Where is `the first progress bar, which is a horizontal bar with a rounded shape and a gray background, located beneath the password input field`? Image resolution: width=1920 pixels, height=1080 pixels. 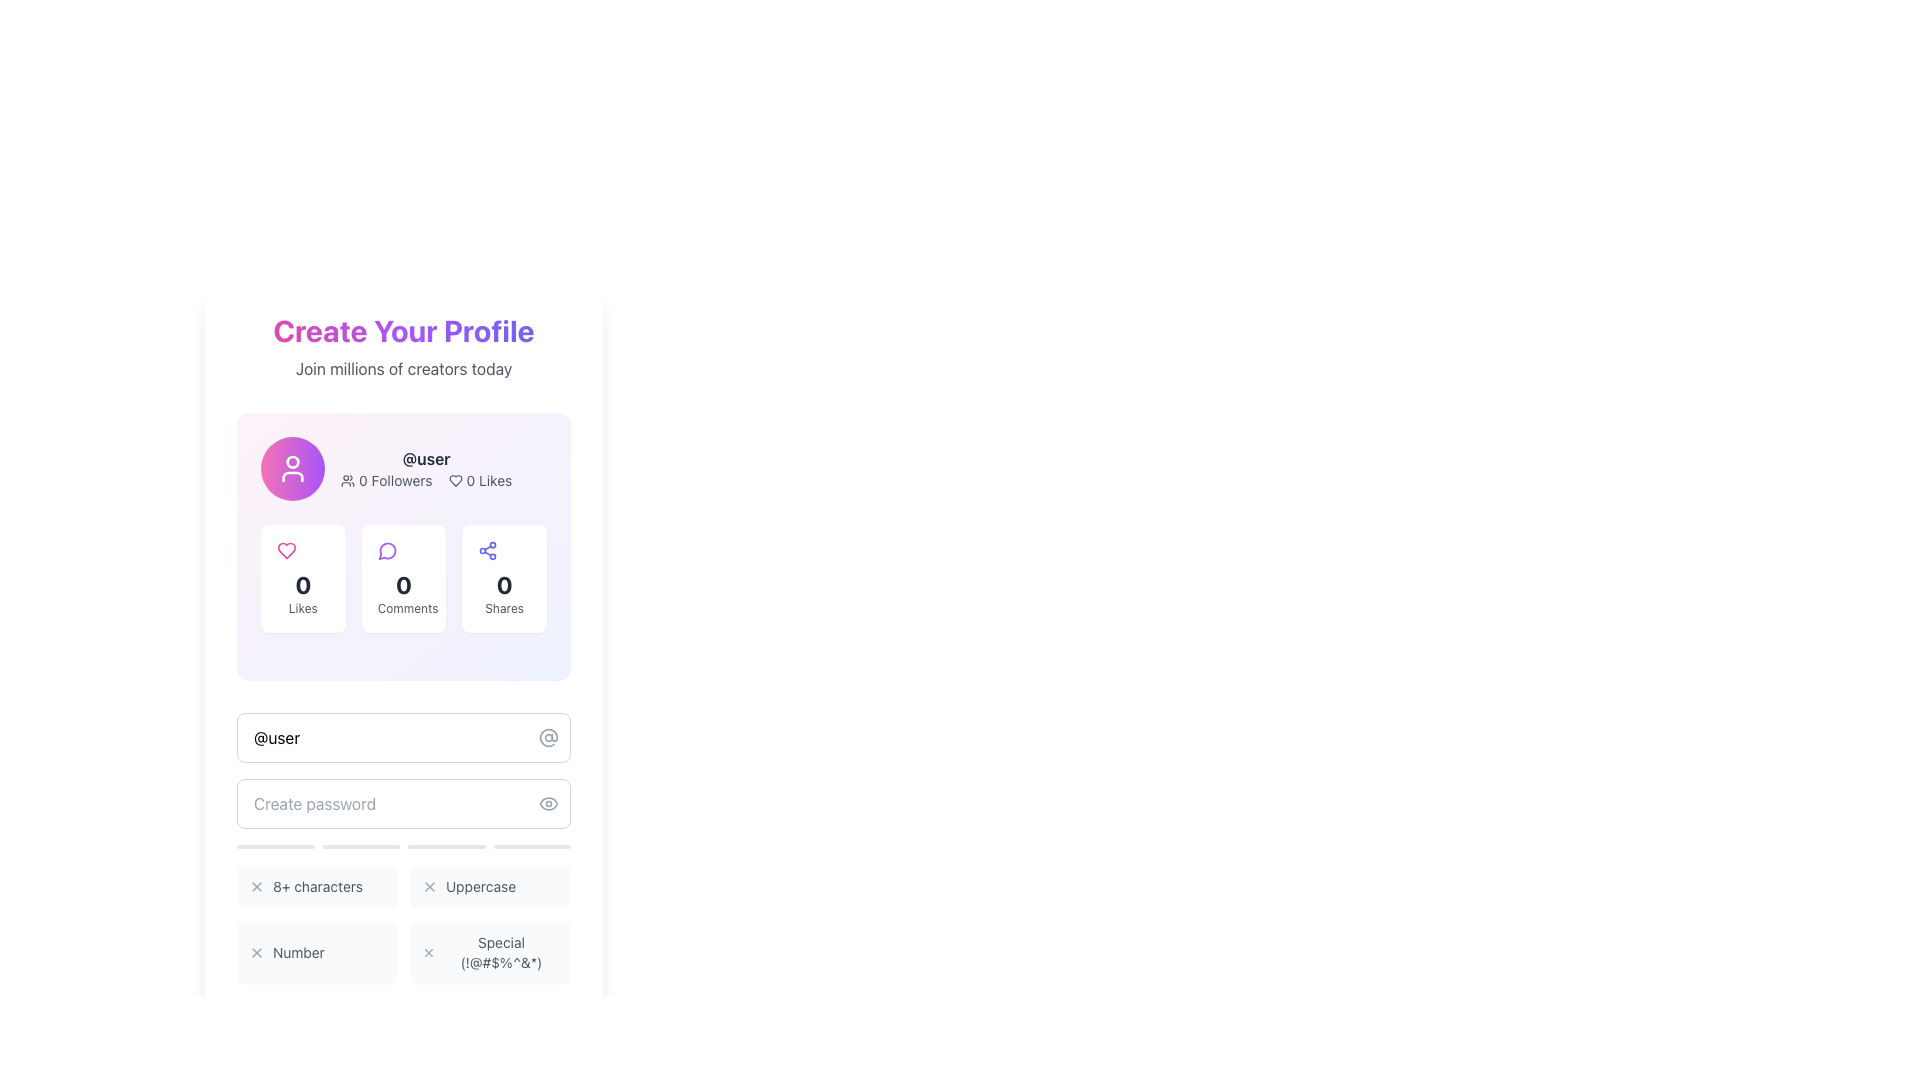
the first progress bar, which is a horizontal bar with a rounded shape and a gray background, located beneath the password input field is located at coordinates (274, 847).